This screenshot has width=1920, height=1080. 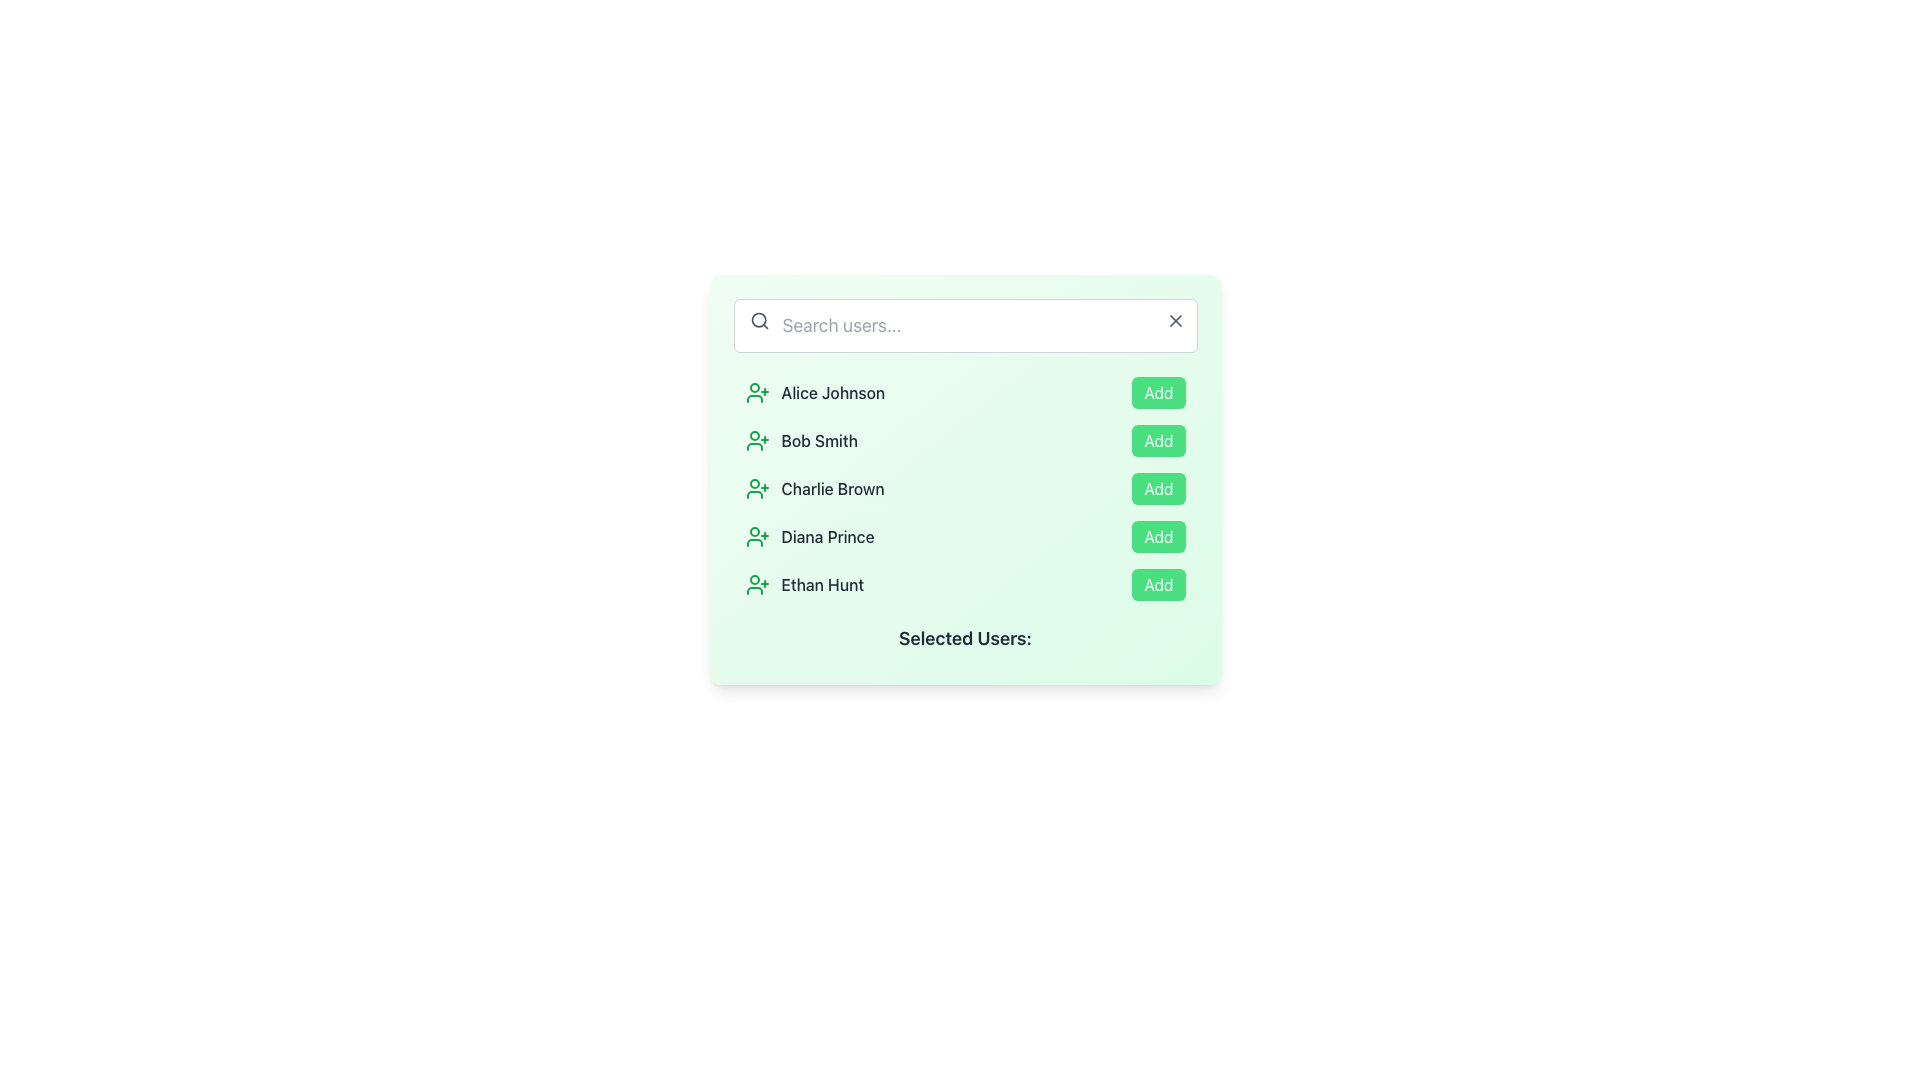 I want to click on the green 'Add' button with white text, located to the right of 'Bob Smith', which is the second button in the list, so click(x=1158, y=439).